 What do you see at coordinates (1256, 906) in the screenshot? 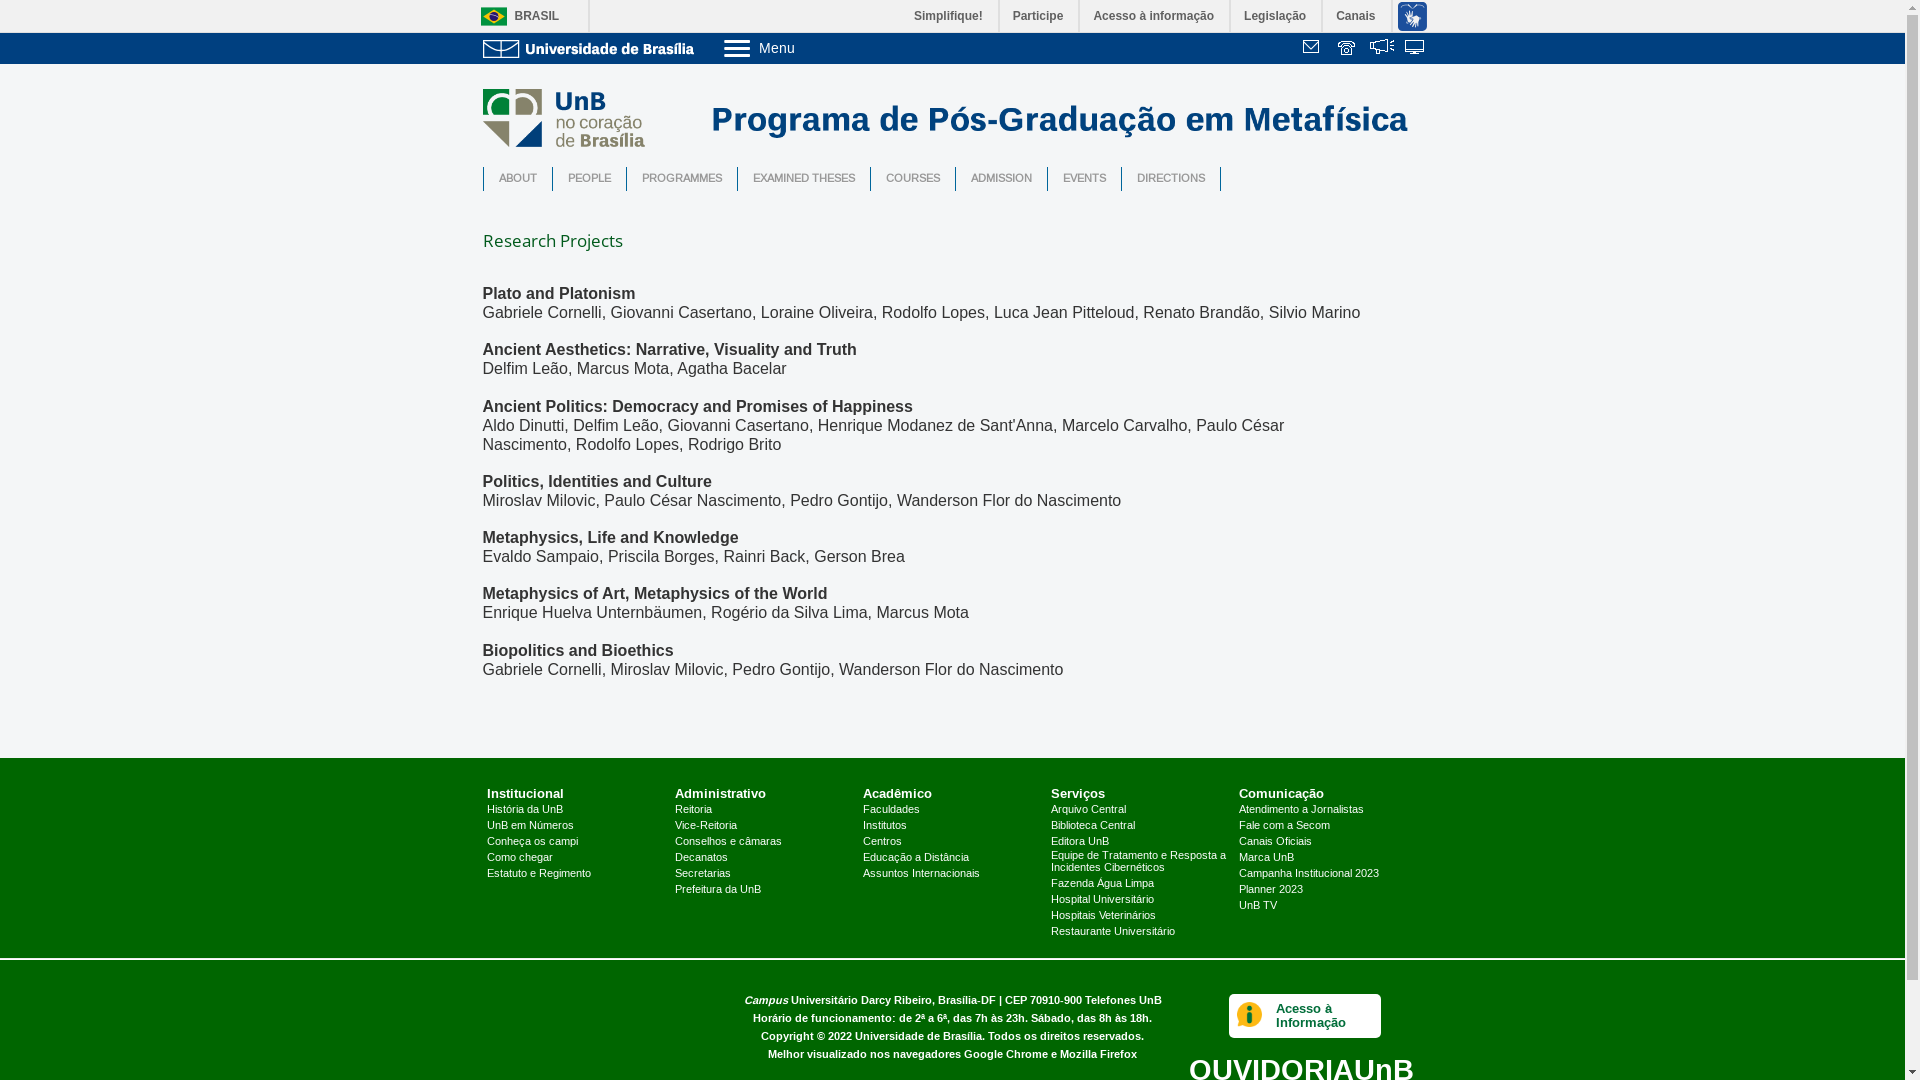
I see `'UnB TV'` at bounding box center [1256, 906].